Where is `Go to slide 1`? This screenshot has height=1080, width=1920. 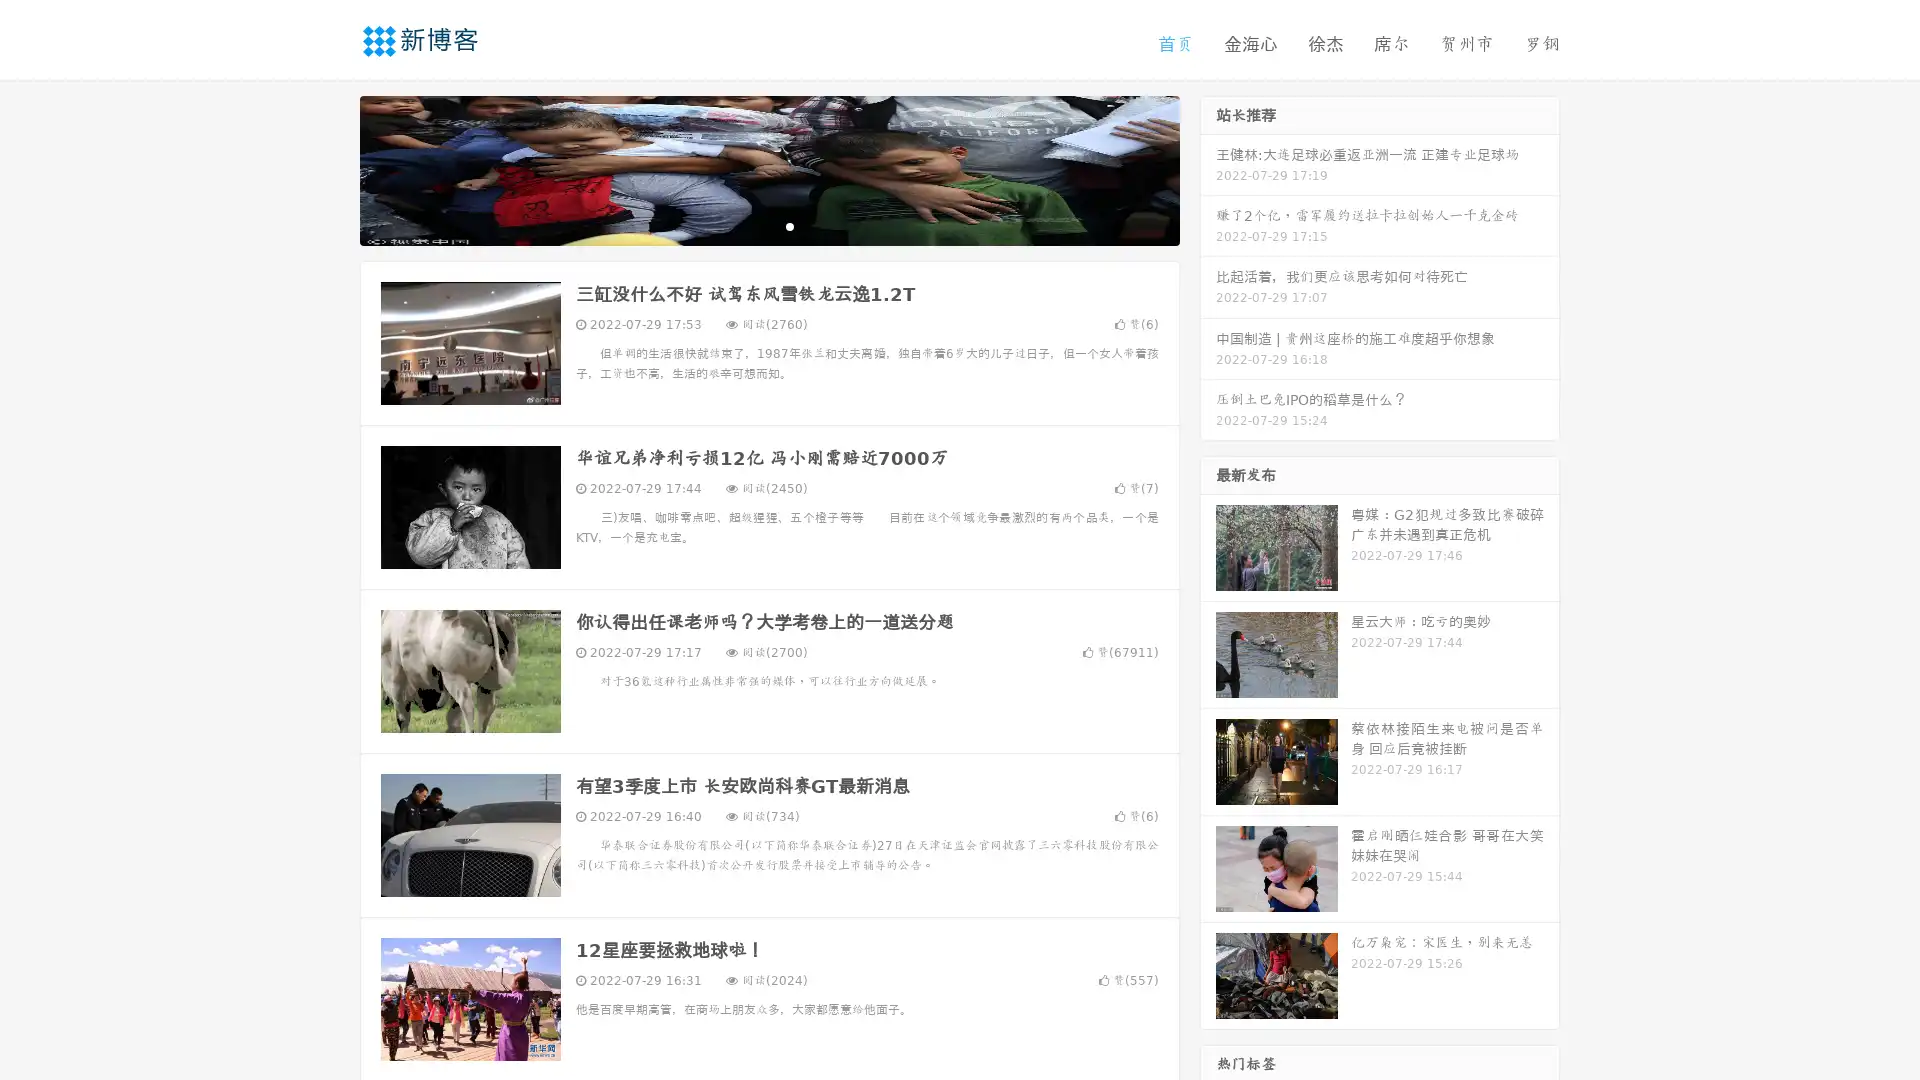
Go to slide 1 is located at coordinates (748, 225).